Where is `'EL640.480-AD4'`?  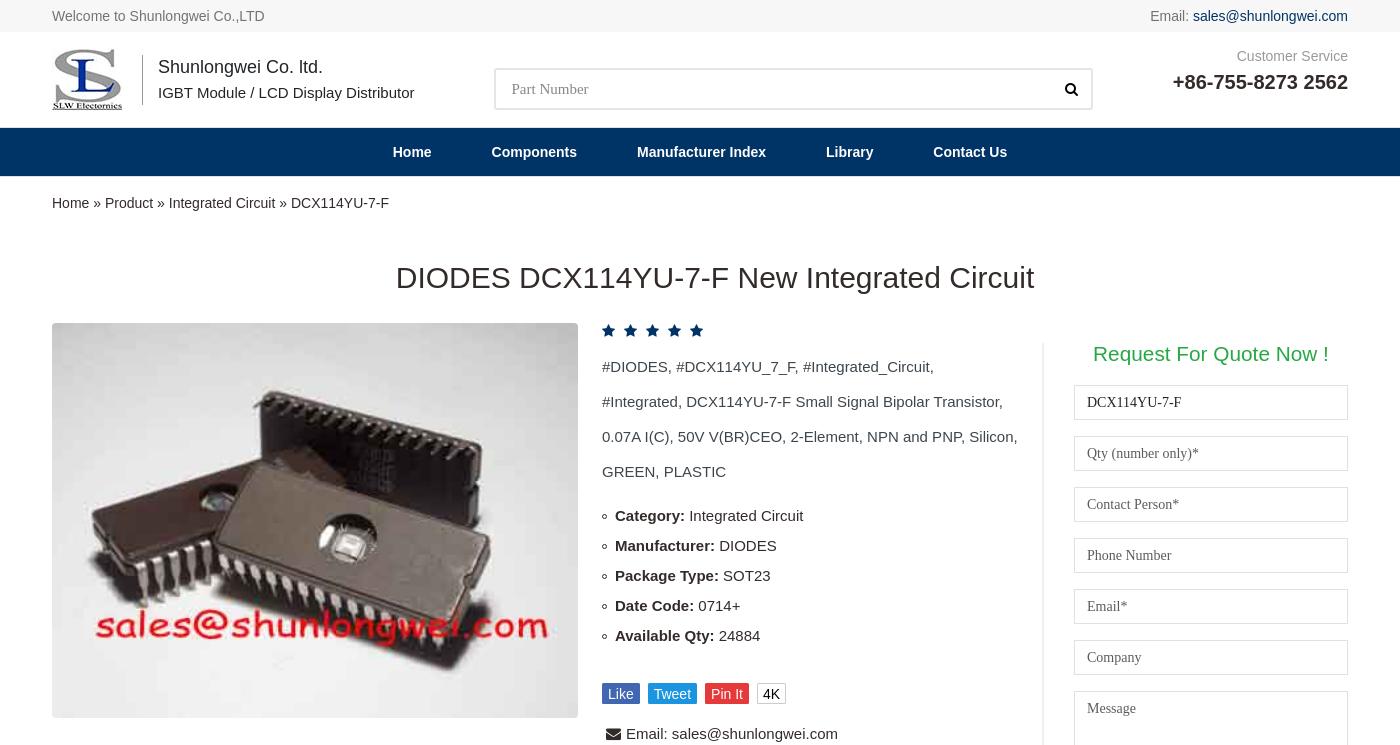
'EL640.480-AD4' is located at coordinates (810, 587).